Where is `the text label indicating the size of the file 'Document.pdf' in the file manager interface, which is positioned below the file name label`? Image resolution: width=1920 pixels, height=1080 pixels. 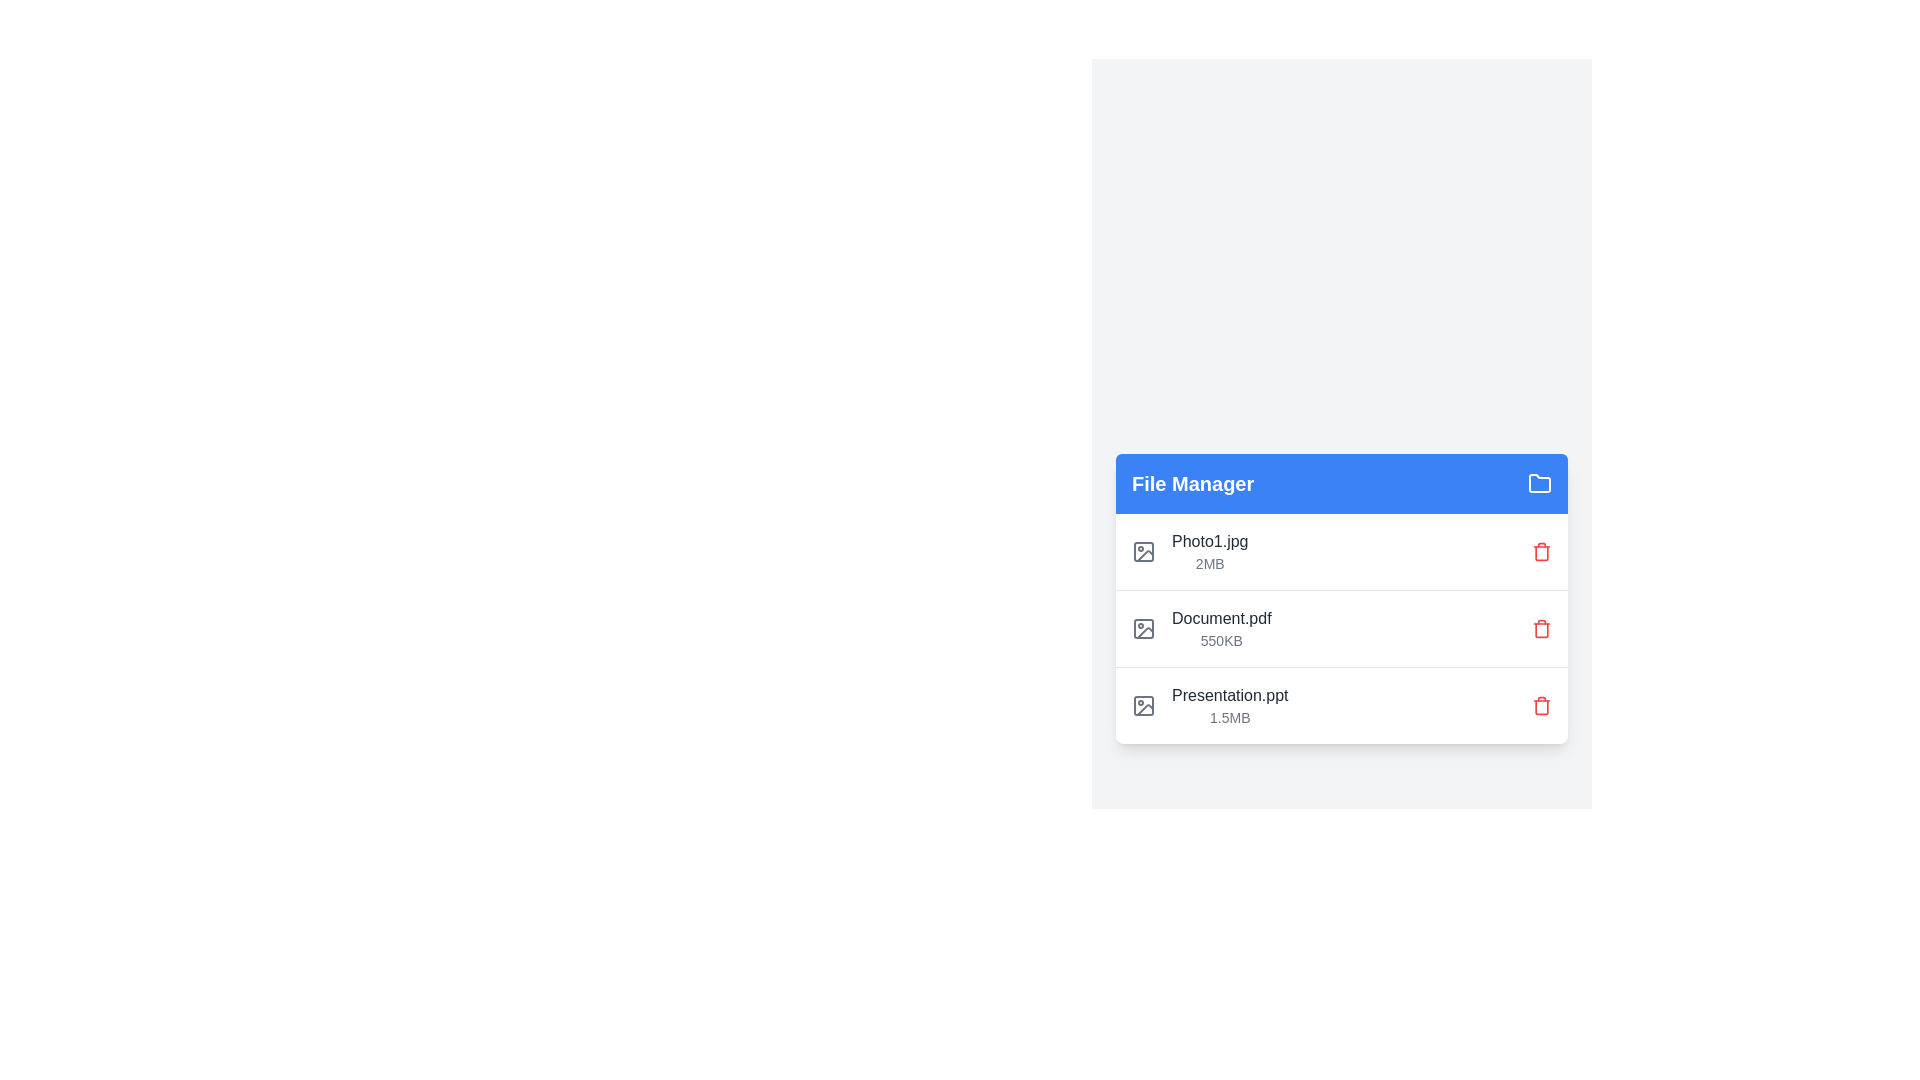
the text label indicating the size of the file 'Document.pdf' in the file manager interface, which is positioned below the file name label is located at coordinates (1220, 640).